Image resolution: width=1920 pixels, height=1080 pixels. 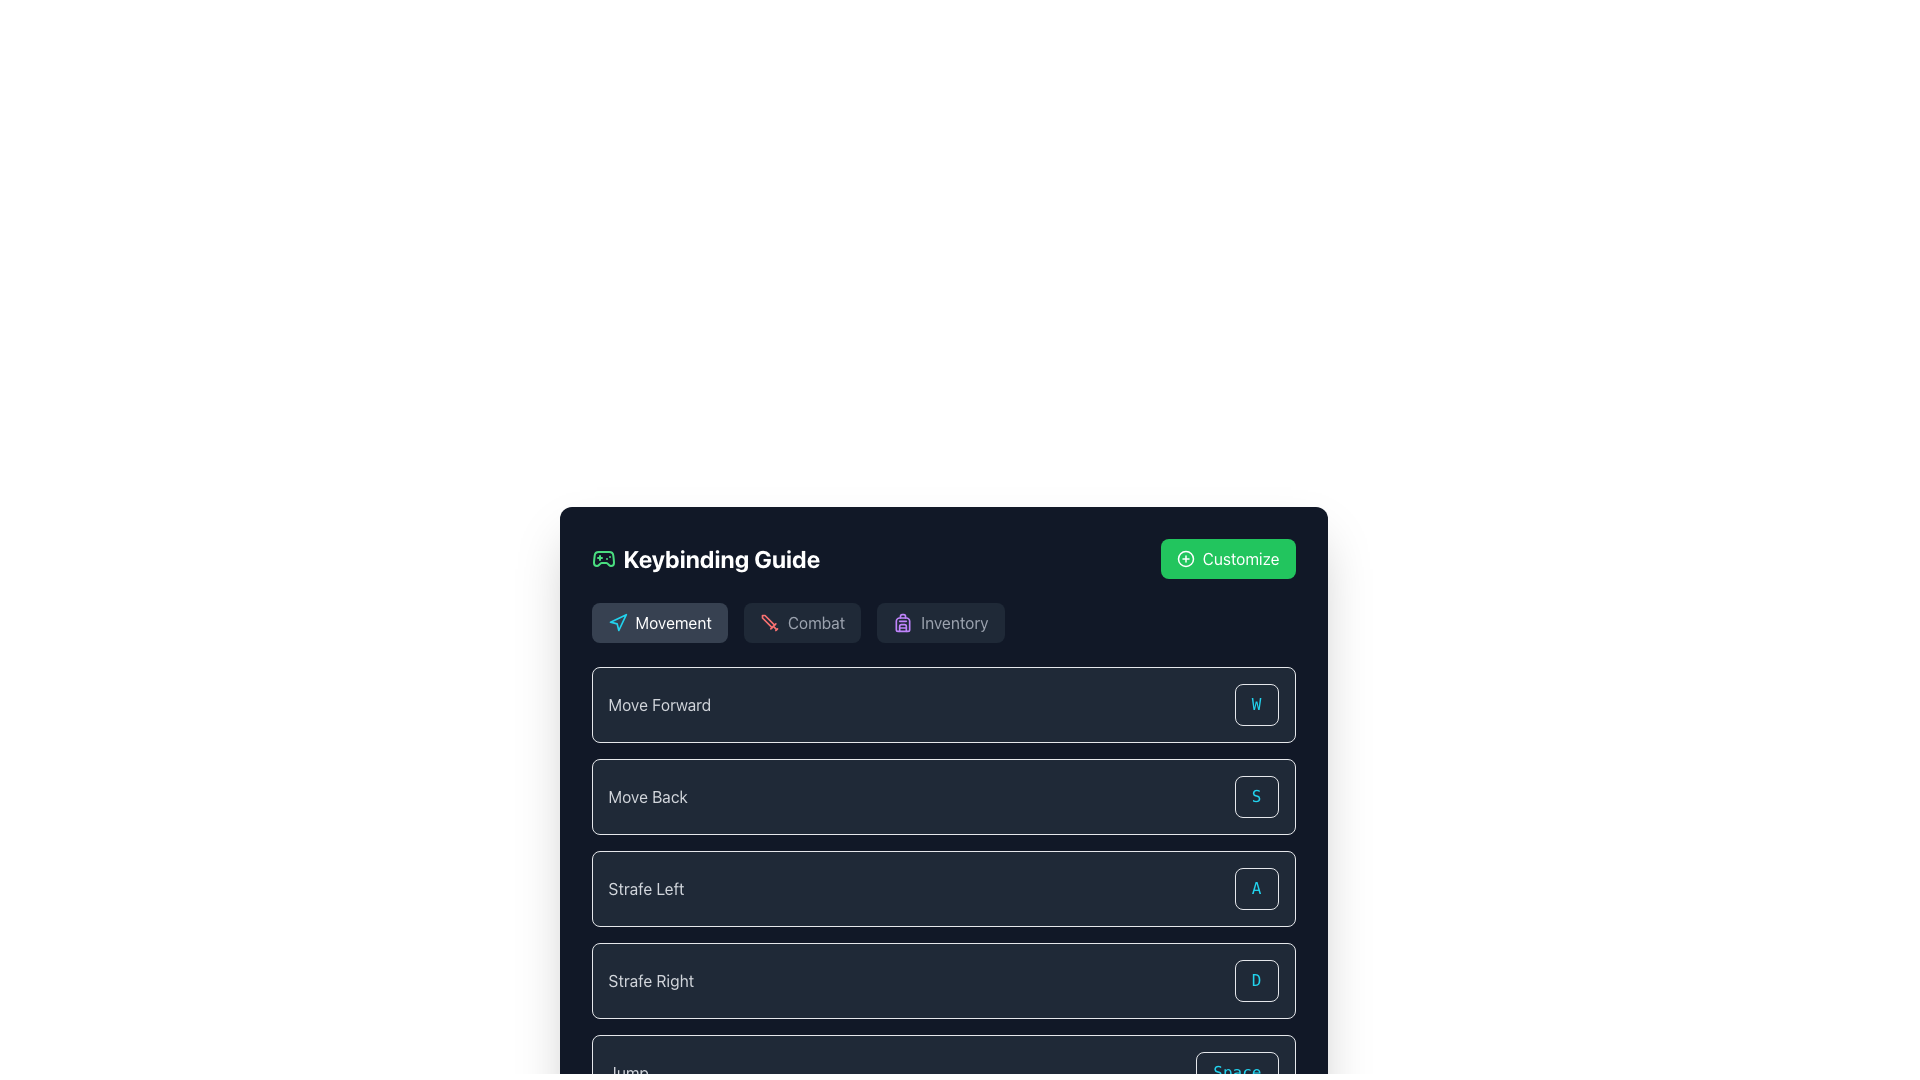 I want to click on the small game controller icon with a green outline located to the left of the 'Keybinding Guide' title text, so click(x=602, y=559).